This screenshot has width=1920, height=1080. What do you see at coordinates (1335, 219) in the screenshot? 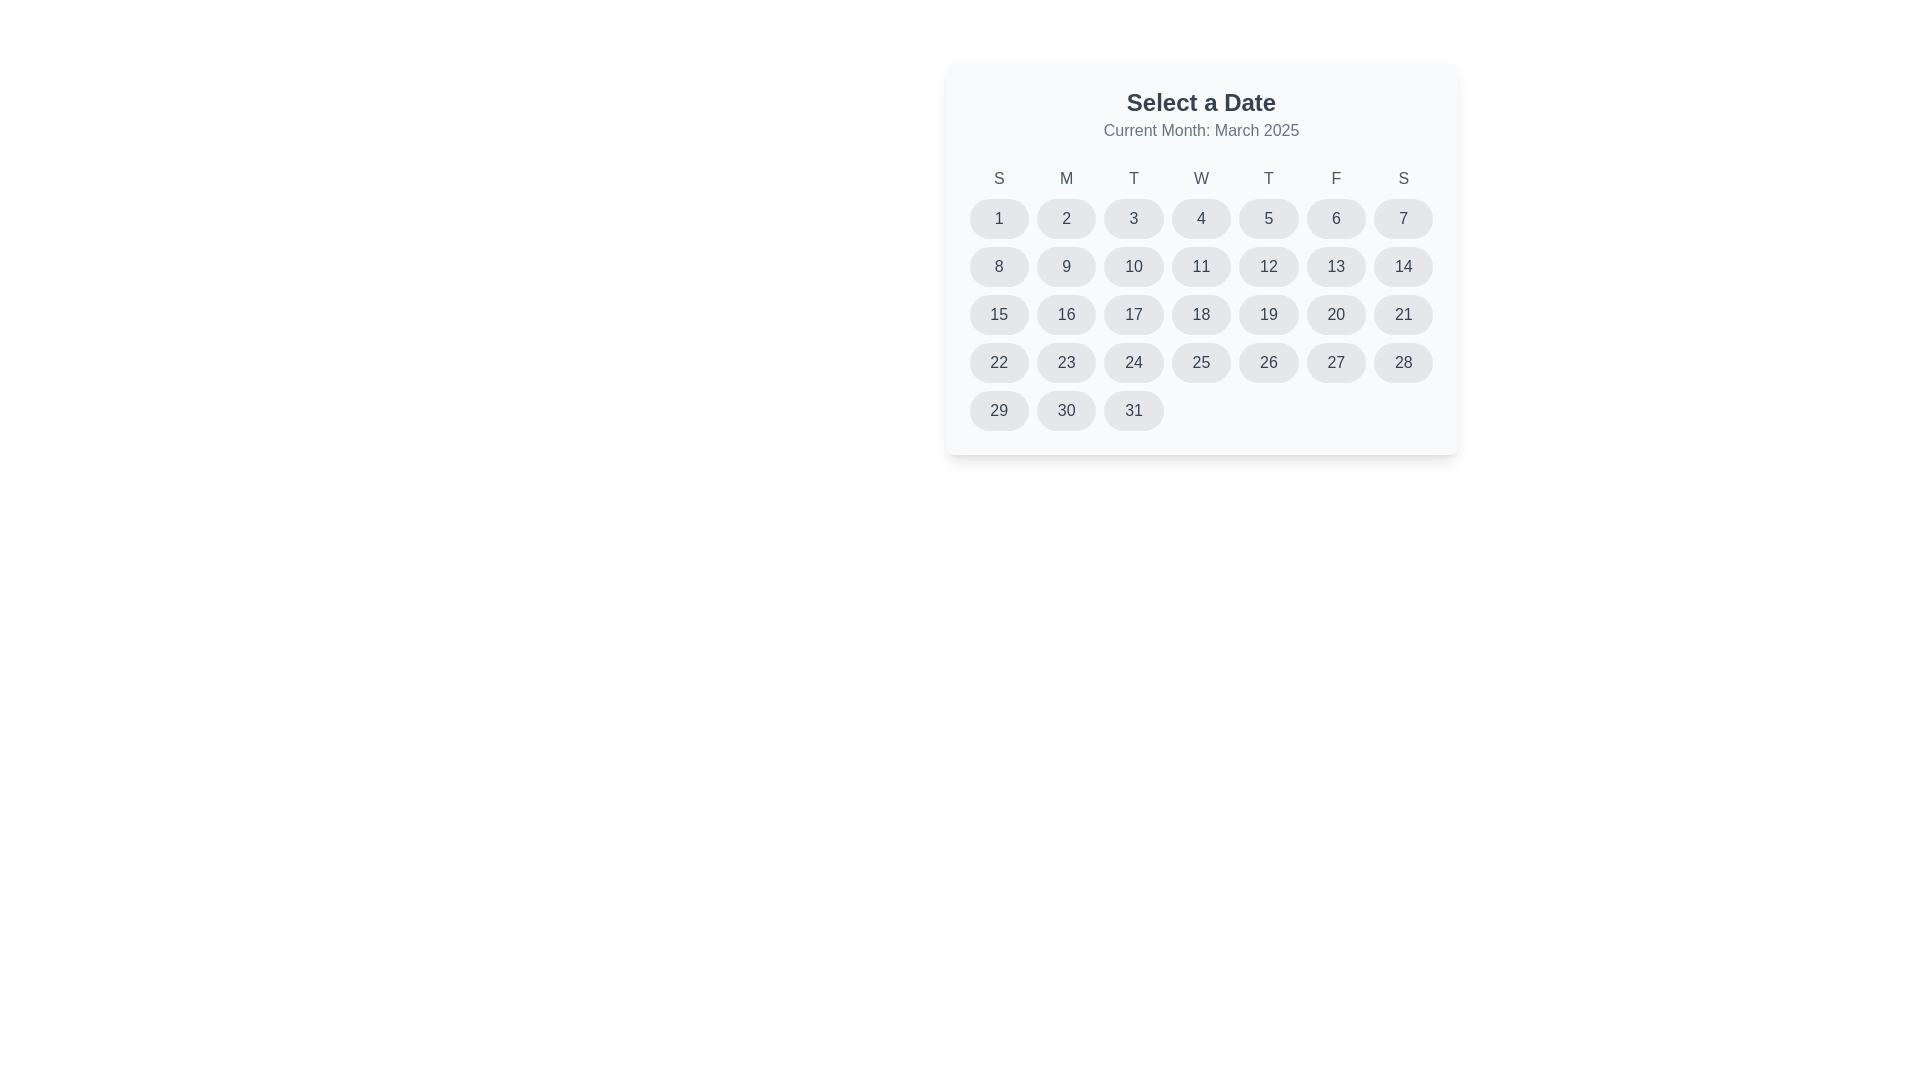
I see `the button representing the 6th day of the month in the calendar interface, located in the sixth column of the first row under the 'F' label for Friday` at bounding box center [1335, 219].